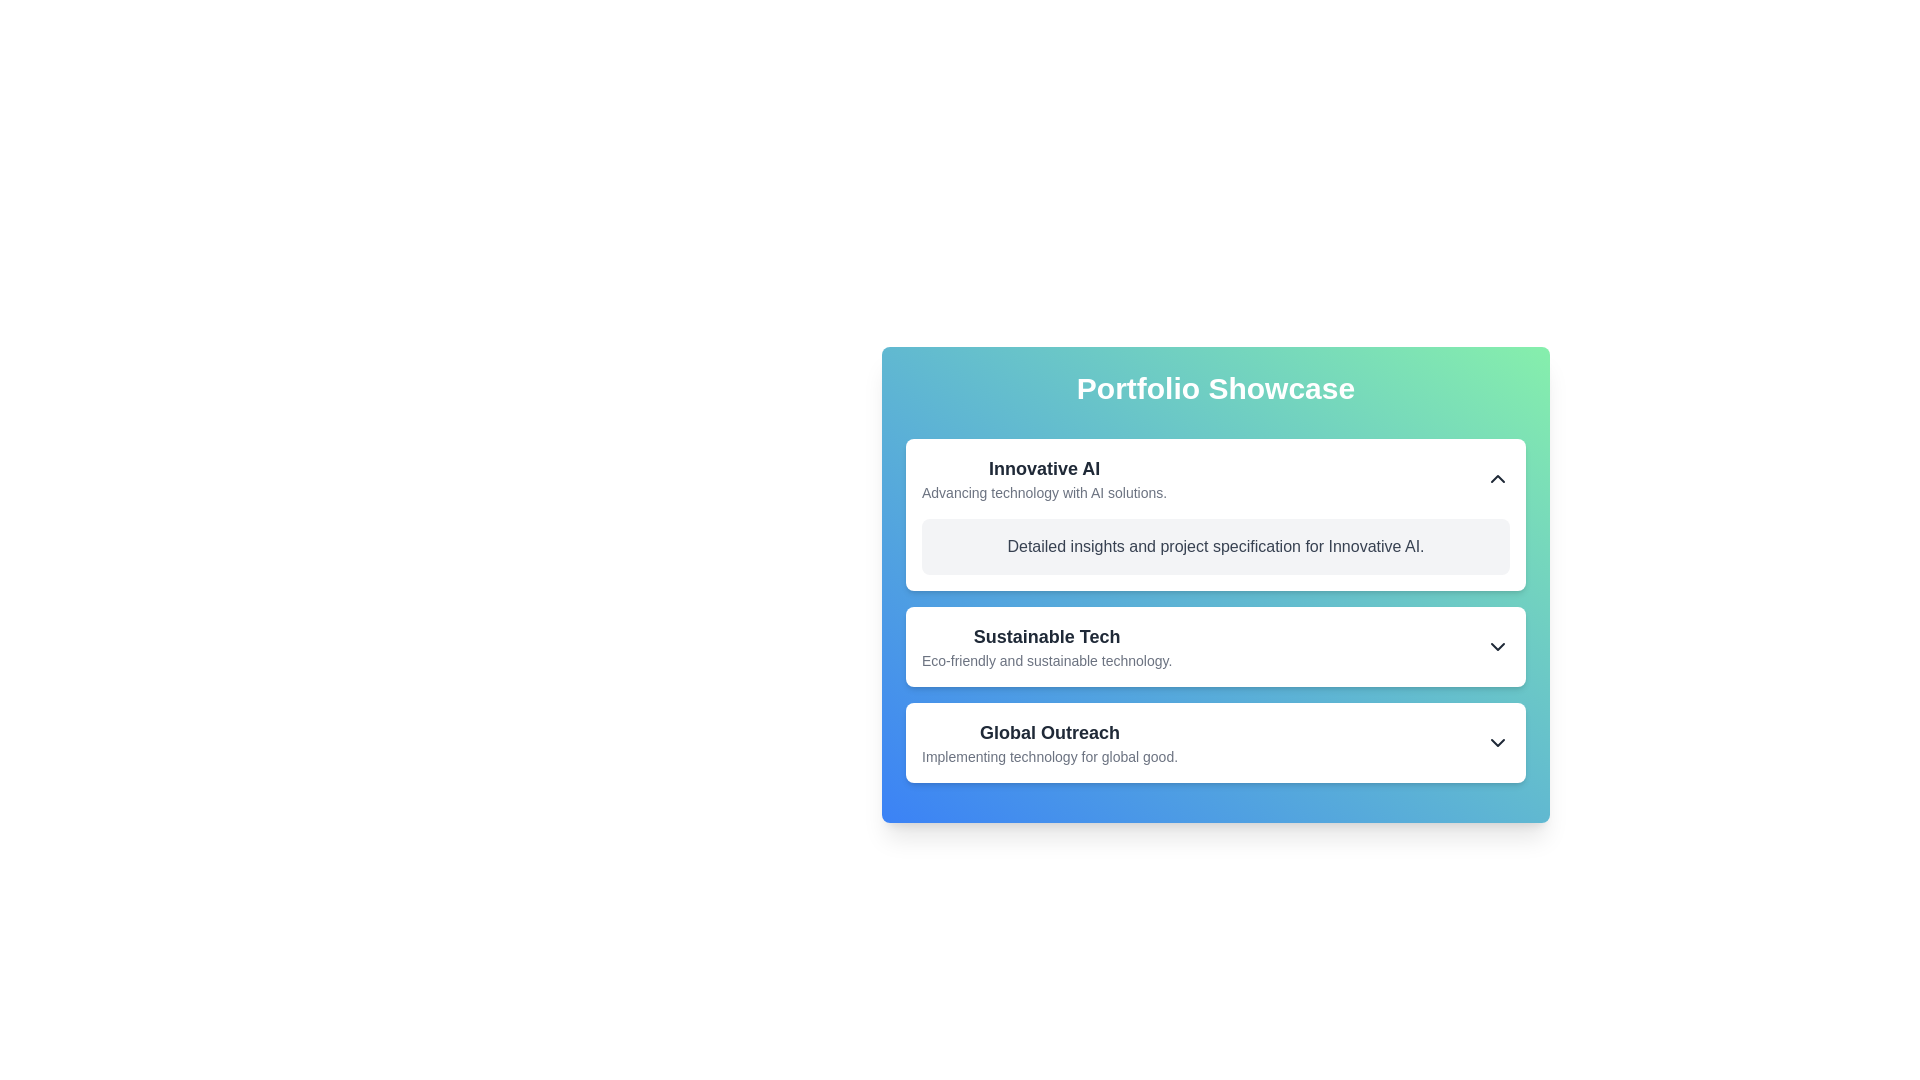 The image size is (1920, 1080). I want to click on the text block containing 'Global Outreach' and 'Implementing technology for global good.' located in the third card of the vertical list under 'Innovative AI' and 'Sustainable Tech.', so click(1049, 743).